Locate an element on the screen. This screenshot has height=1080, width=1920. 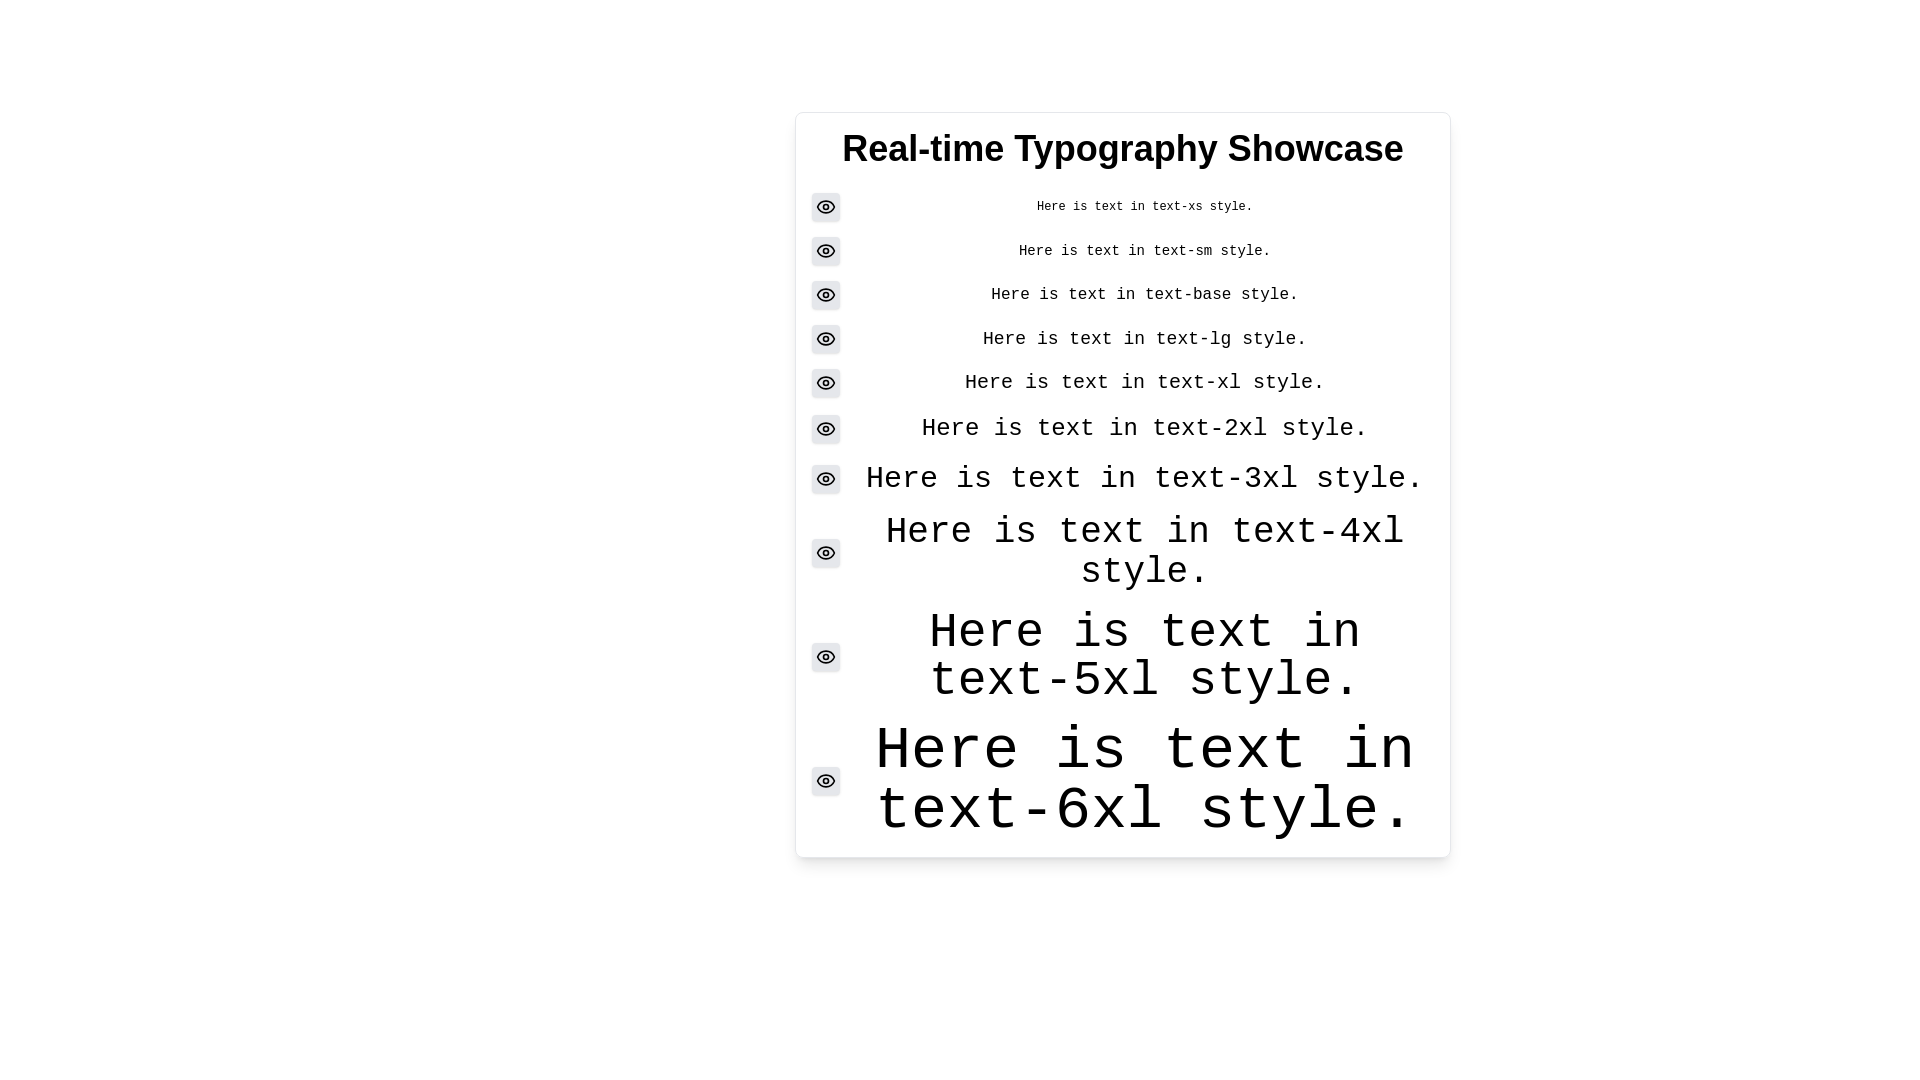
the sixth eye-shaped icon in the vertical stack is located at coordinates (825, 427).